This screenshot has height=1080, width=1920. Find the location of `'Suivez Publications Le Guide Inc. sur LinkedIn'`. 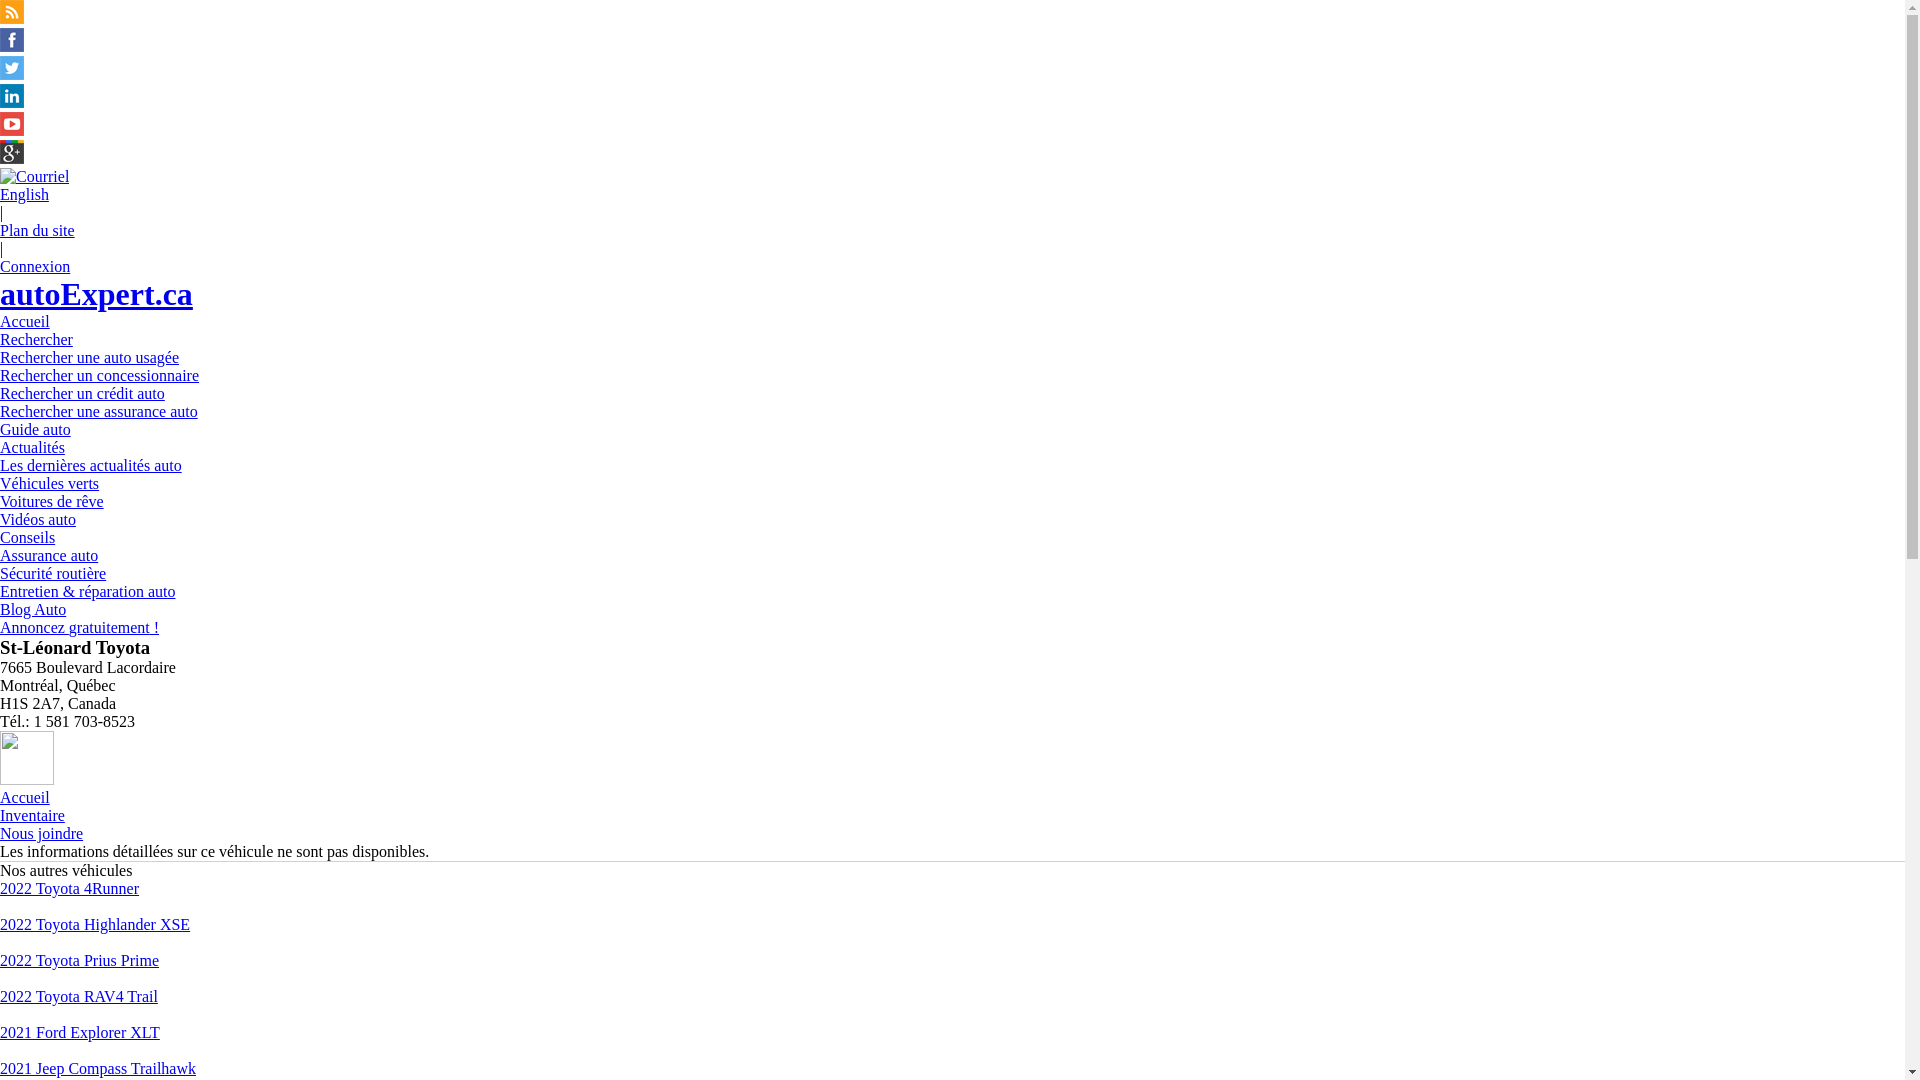

'Suivez Publications Le Guide Inc. sur LinkedIn' is located at coordinates (0, 102).